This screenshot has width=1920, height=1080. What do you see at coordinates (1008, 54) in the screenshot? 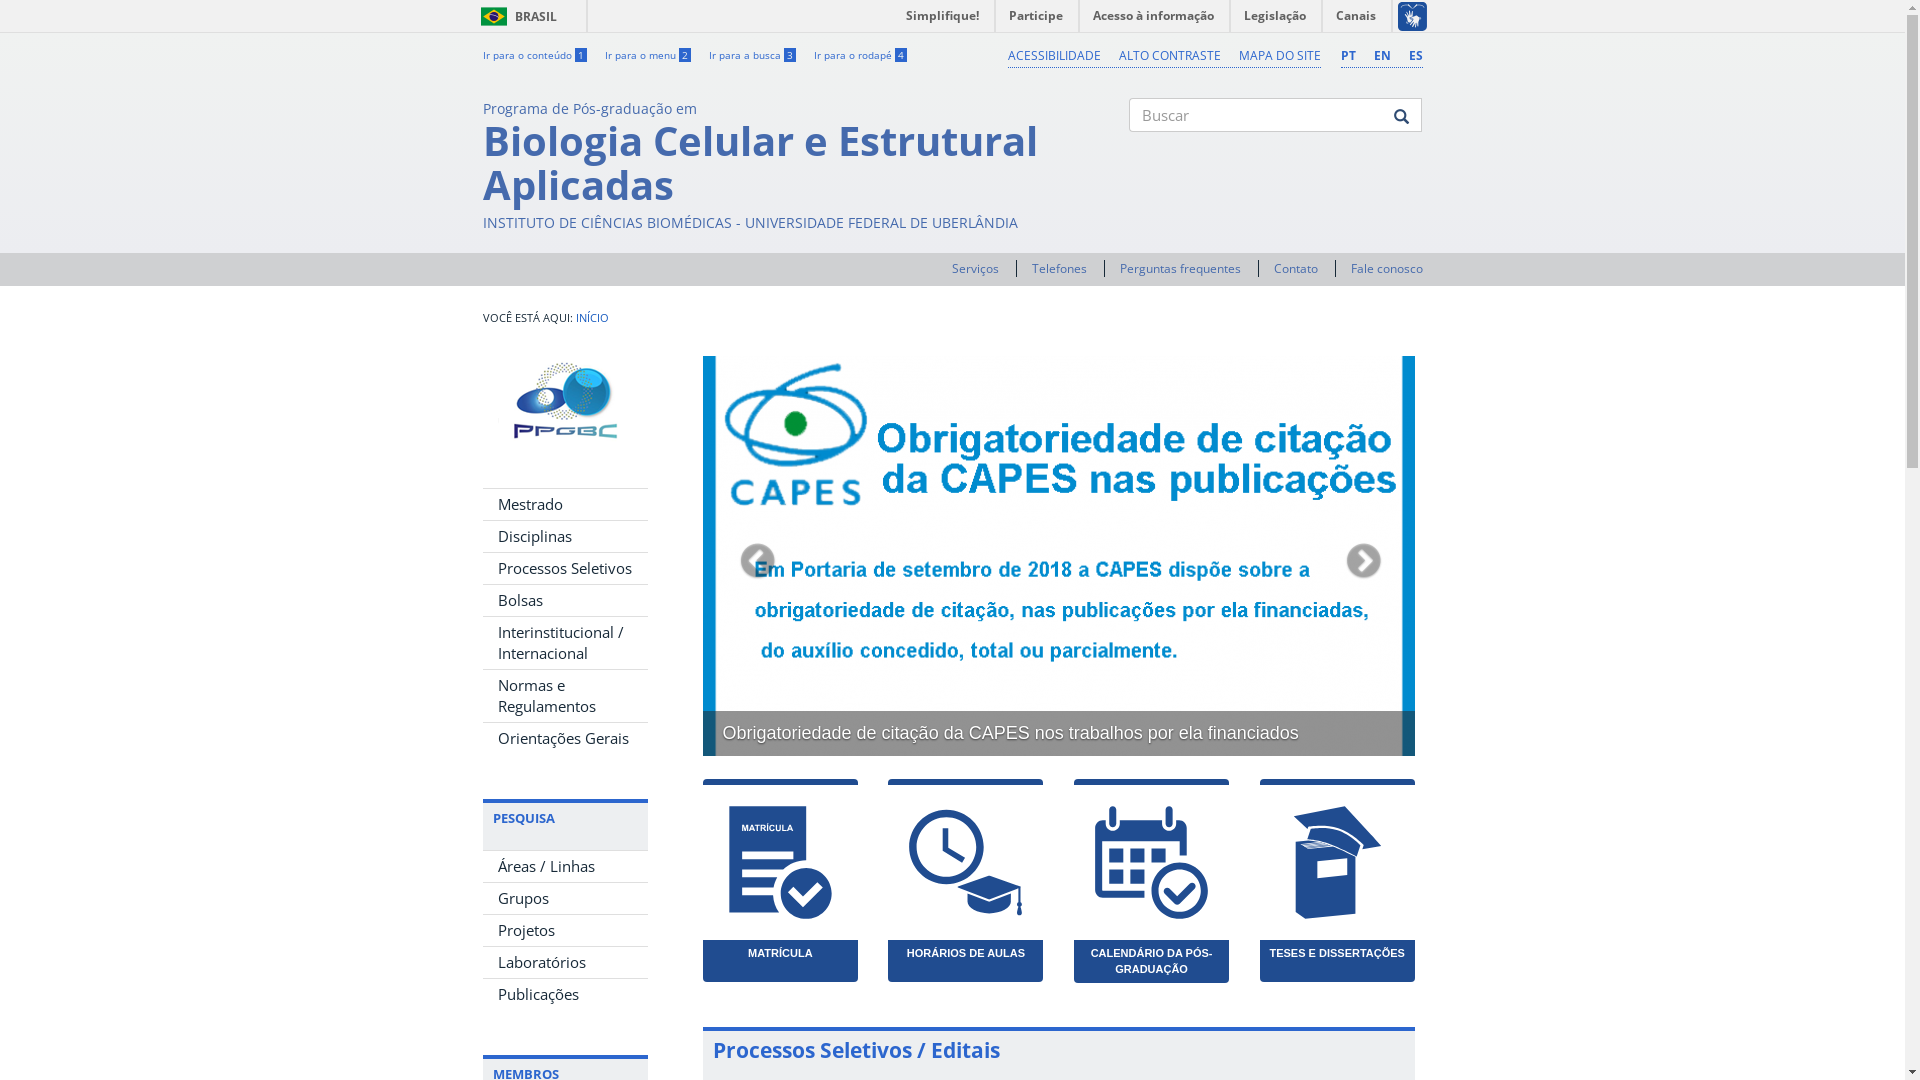
I see `'ACESSIBILIDADE'` at bounding box center [1008, 54].